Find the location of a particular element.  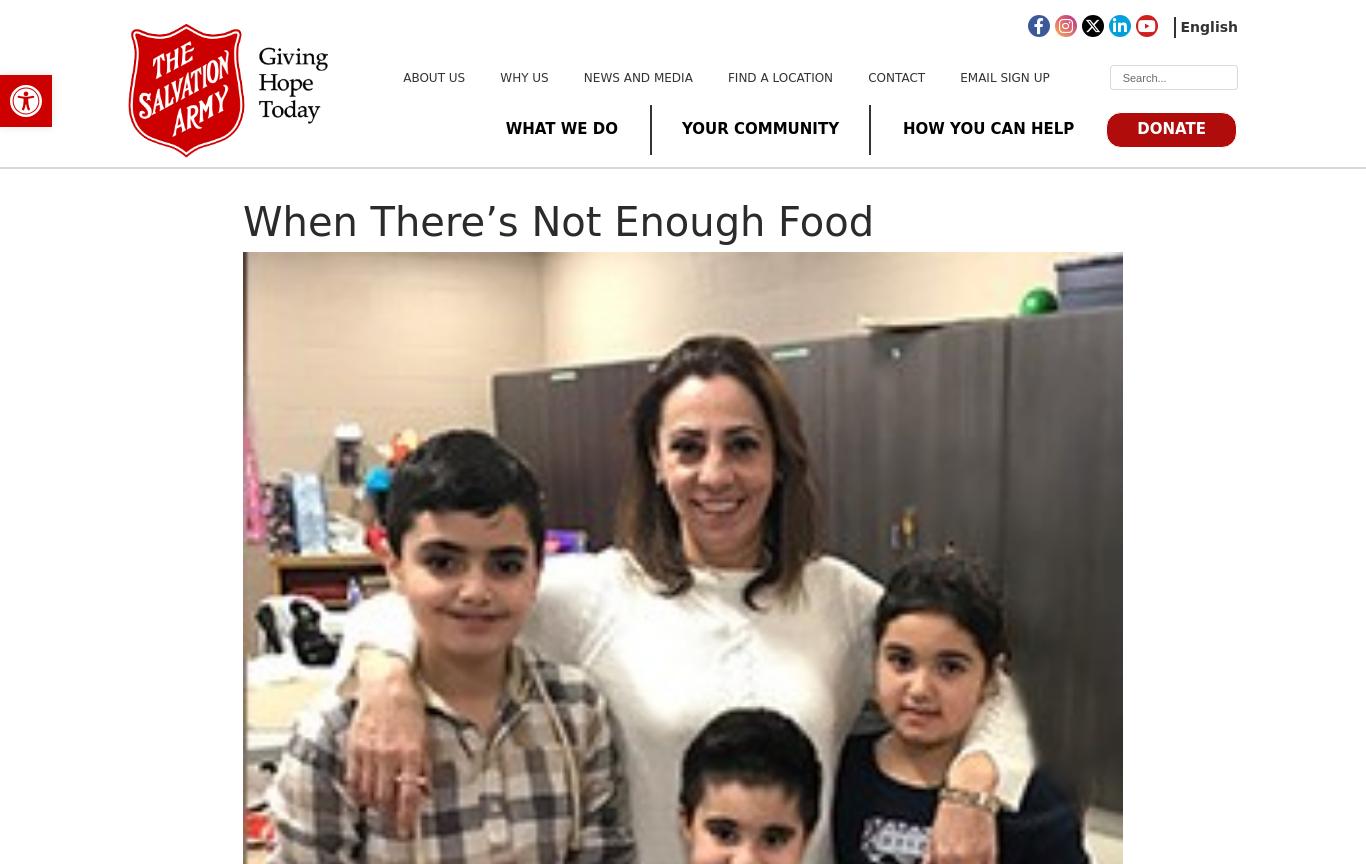

'Volunteer With Us' is located at coordinates (635, 214).